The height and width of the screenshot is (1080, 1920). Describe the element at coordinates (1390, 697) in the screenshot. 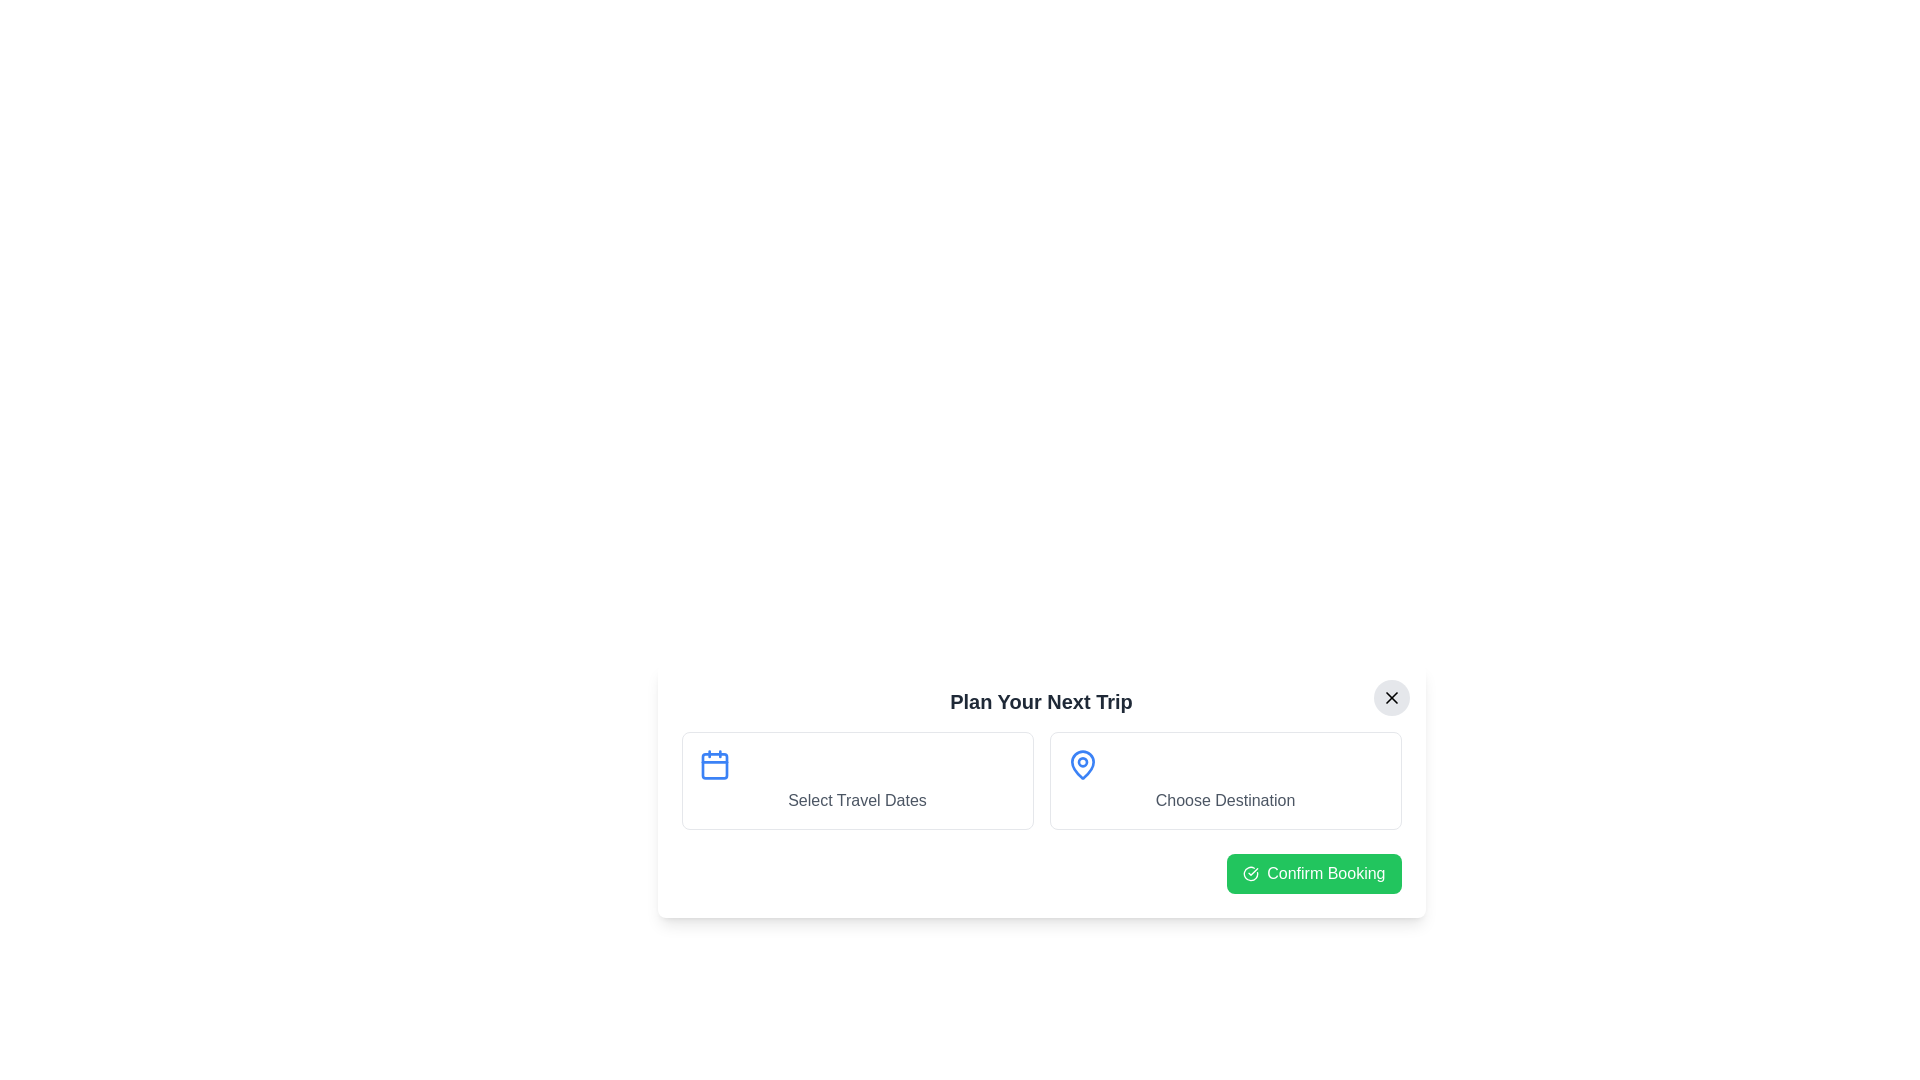

I see `the close button to close the dialog` at that location.